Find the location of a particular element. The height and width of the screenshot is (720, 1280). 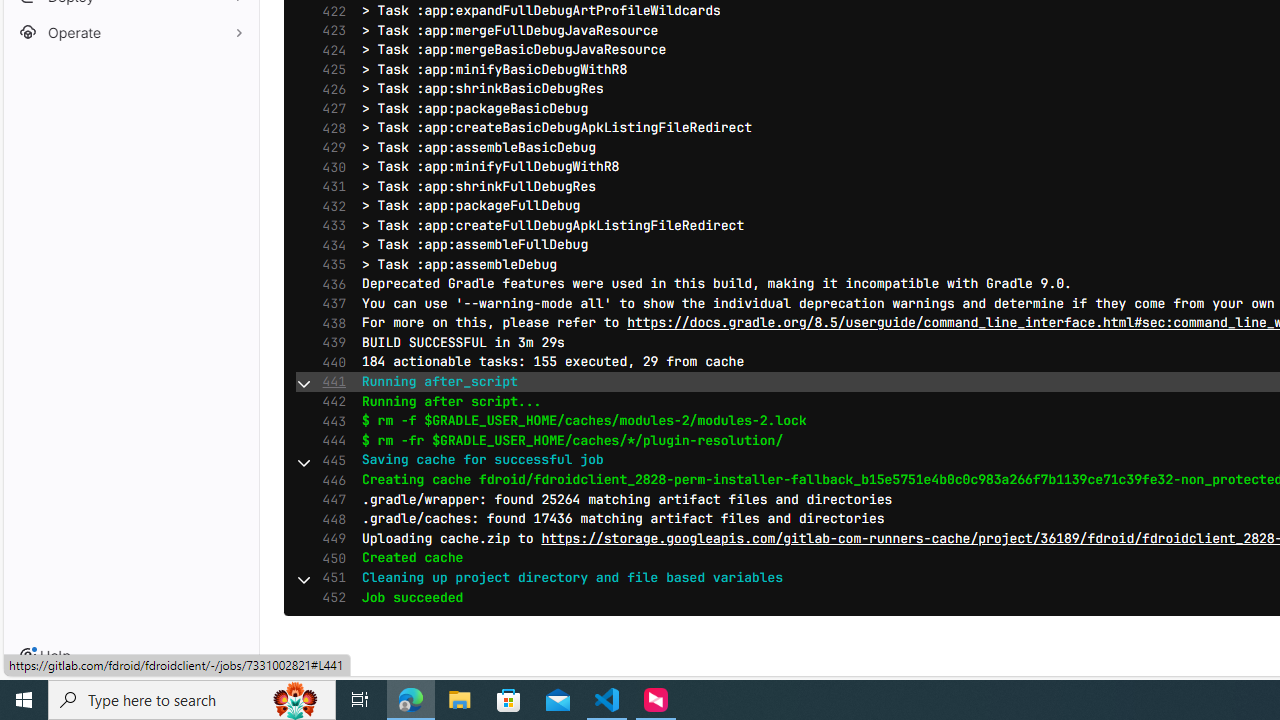

'427' is located at coordinates (329, 109).